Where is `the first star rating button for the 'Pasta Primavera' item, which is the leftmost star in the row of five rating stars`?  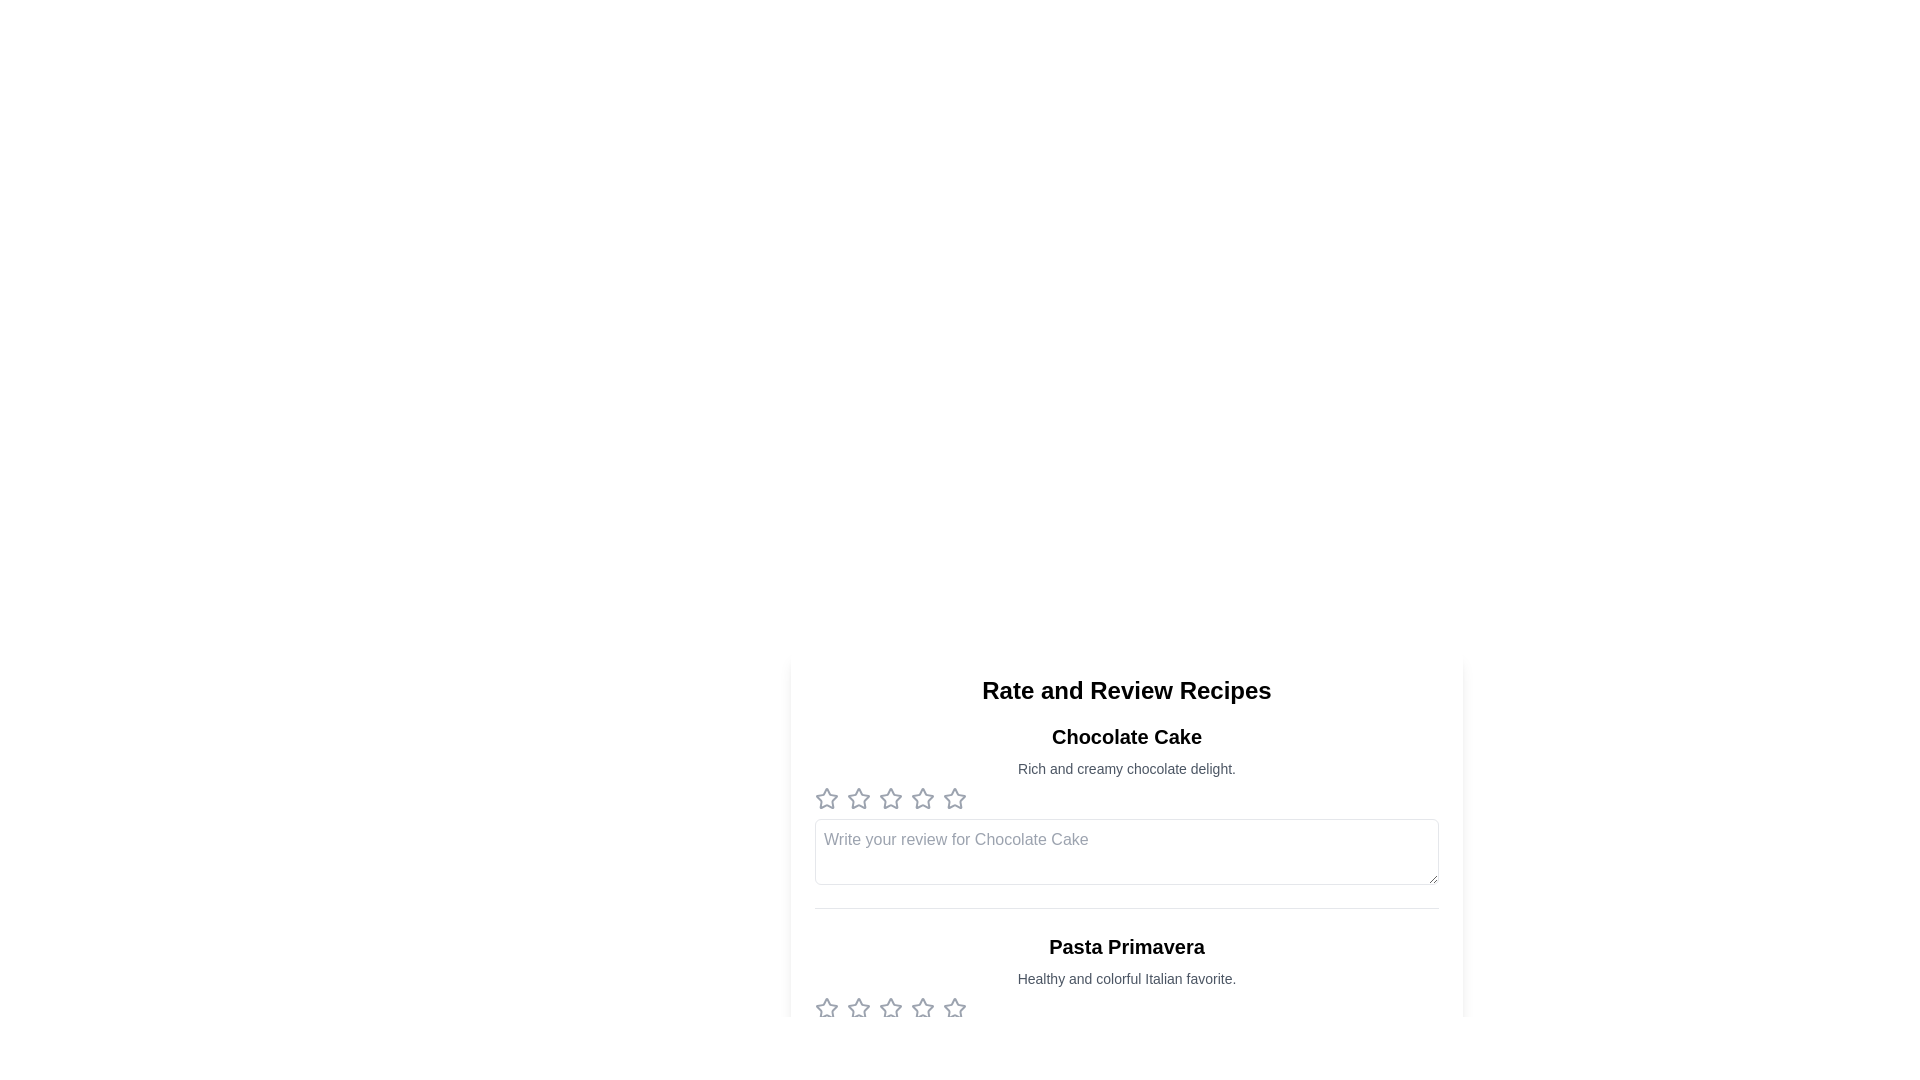 the first star rating button for the 'Pasta Primavera' item, which is the leftmost star in the row of five rating stars is located at coordinates (826, 1009).